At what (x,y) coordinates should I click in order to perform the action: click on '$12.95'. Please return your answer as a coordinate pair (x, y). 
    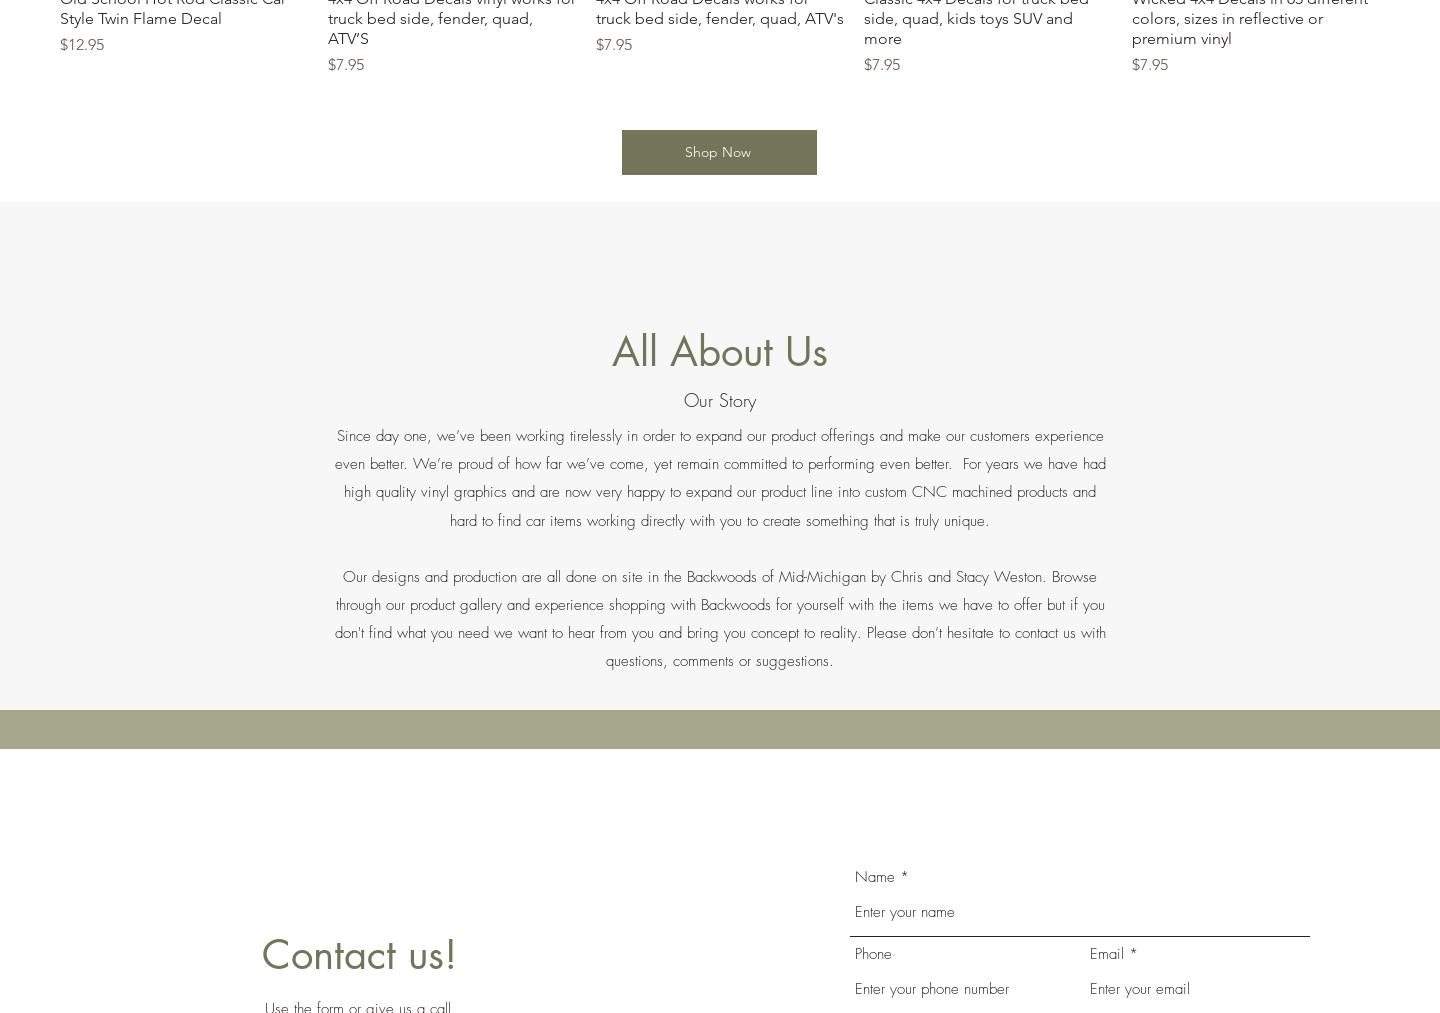
    Looking at the image, I should click on (81, 42).